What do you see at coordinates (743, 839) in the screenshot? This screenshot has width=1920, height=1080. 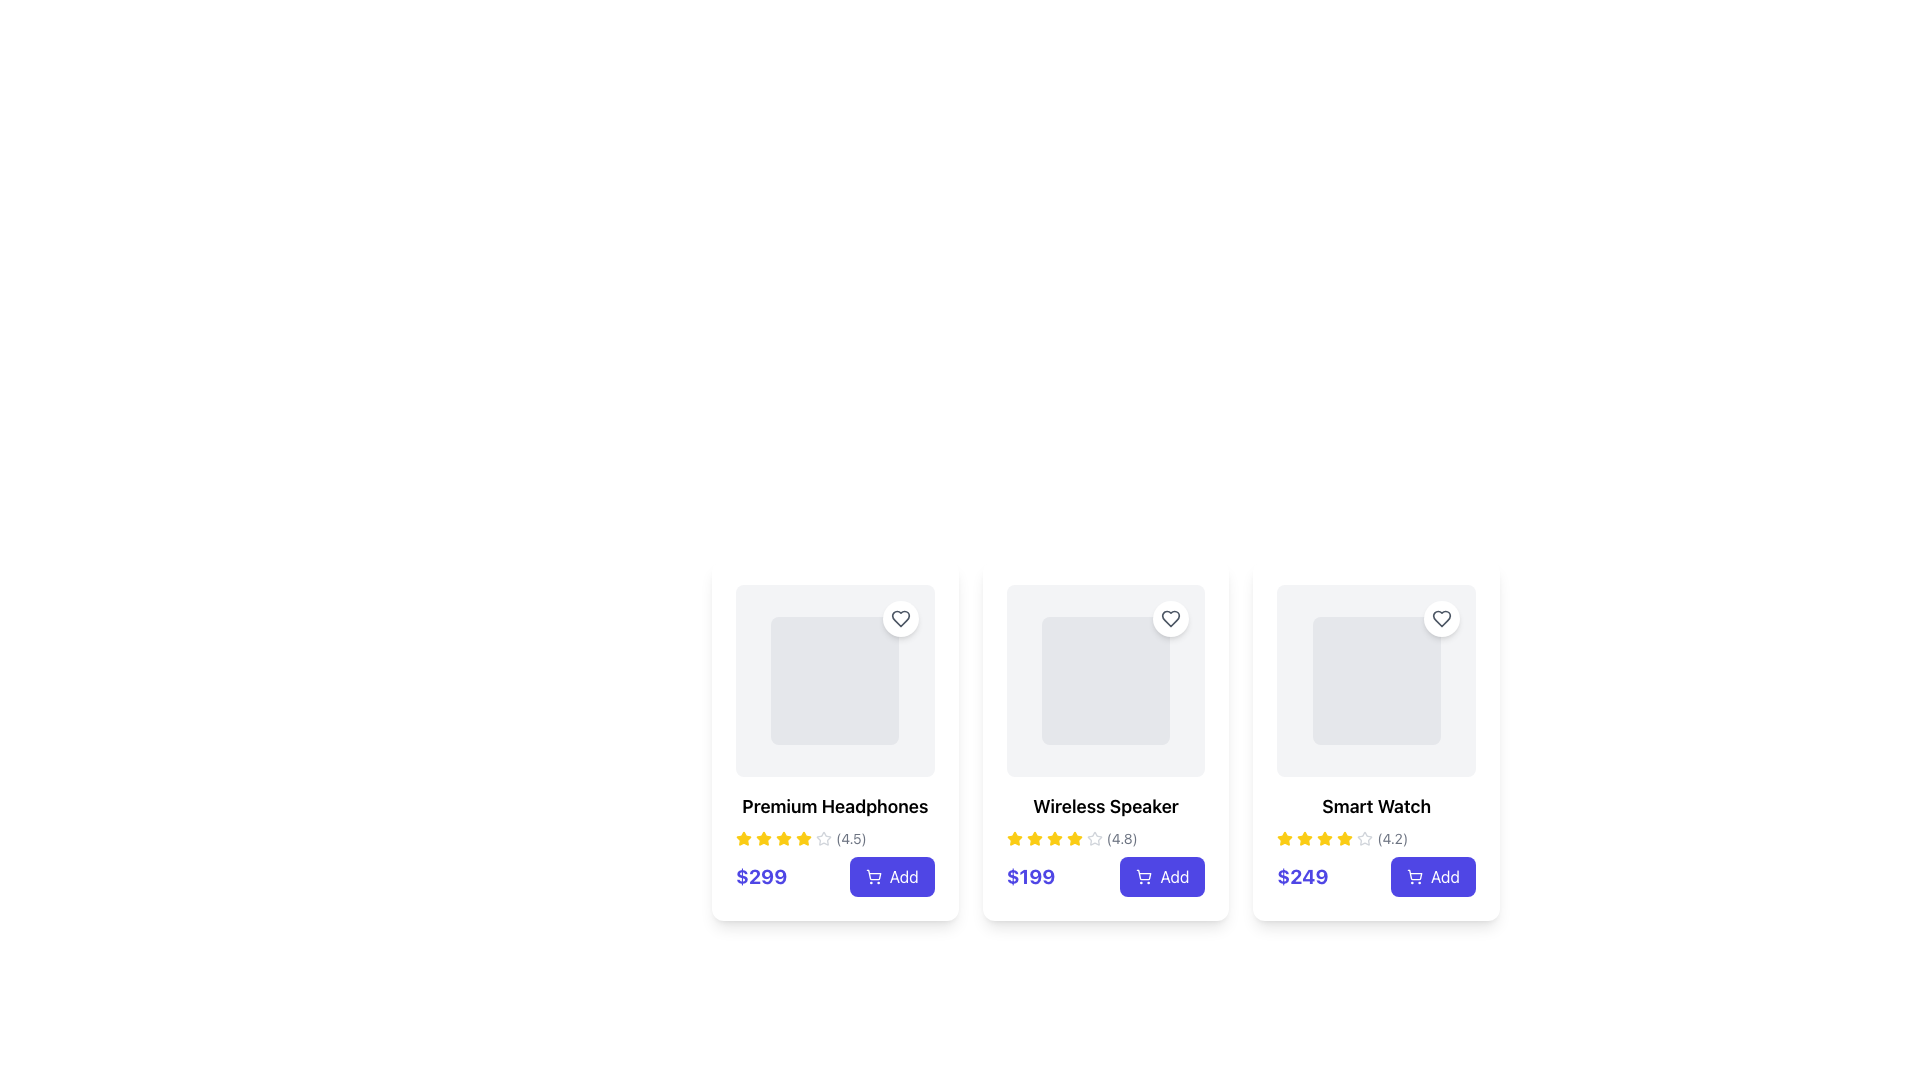 I see `the first yellow star icon with a hollow center, which is part of the rating component below the product title 'Premium Headphones'` at bounding box center [743, 839].